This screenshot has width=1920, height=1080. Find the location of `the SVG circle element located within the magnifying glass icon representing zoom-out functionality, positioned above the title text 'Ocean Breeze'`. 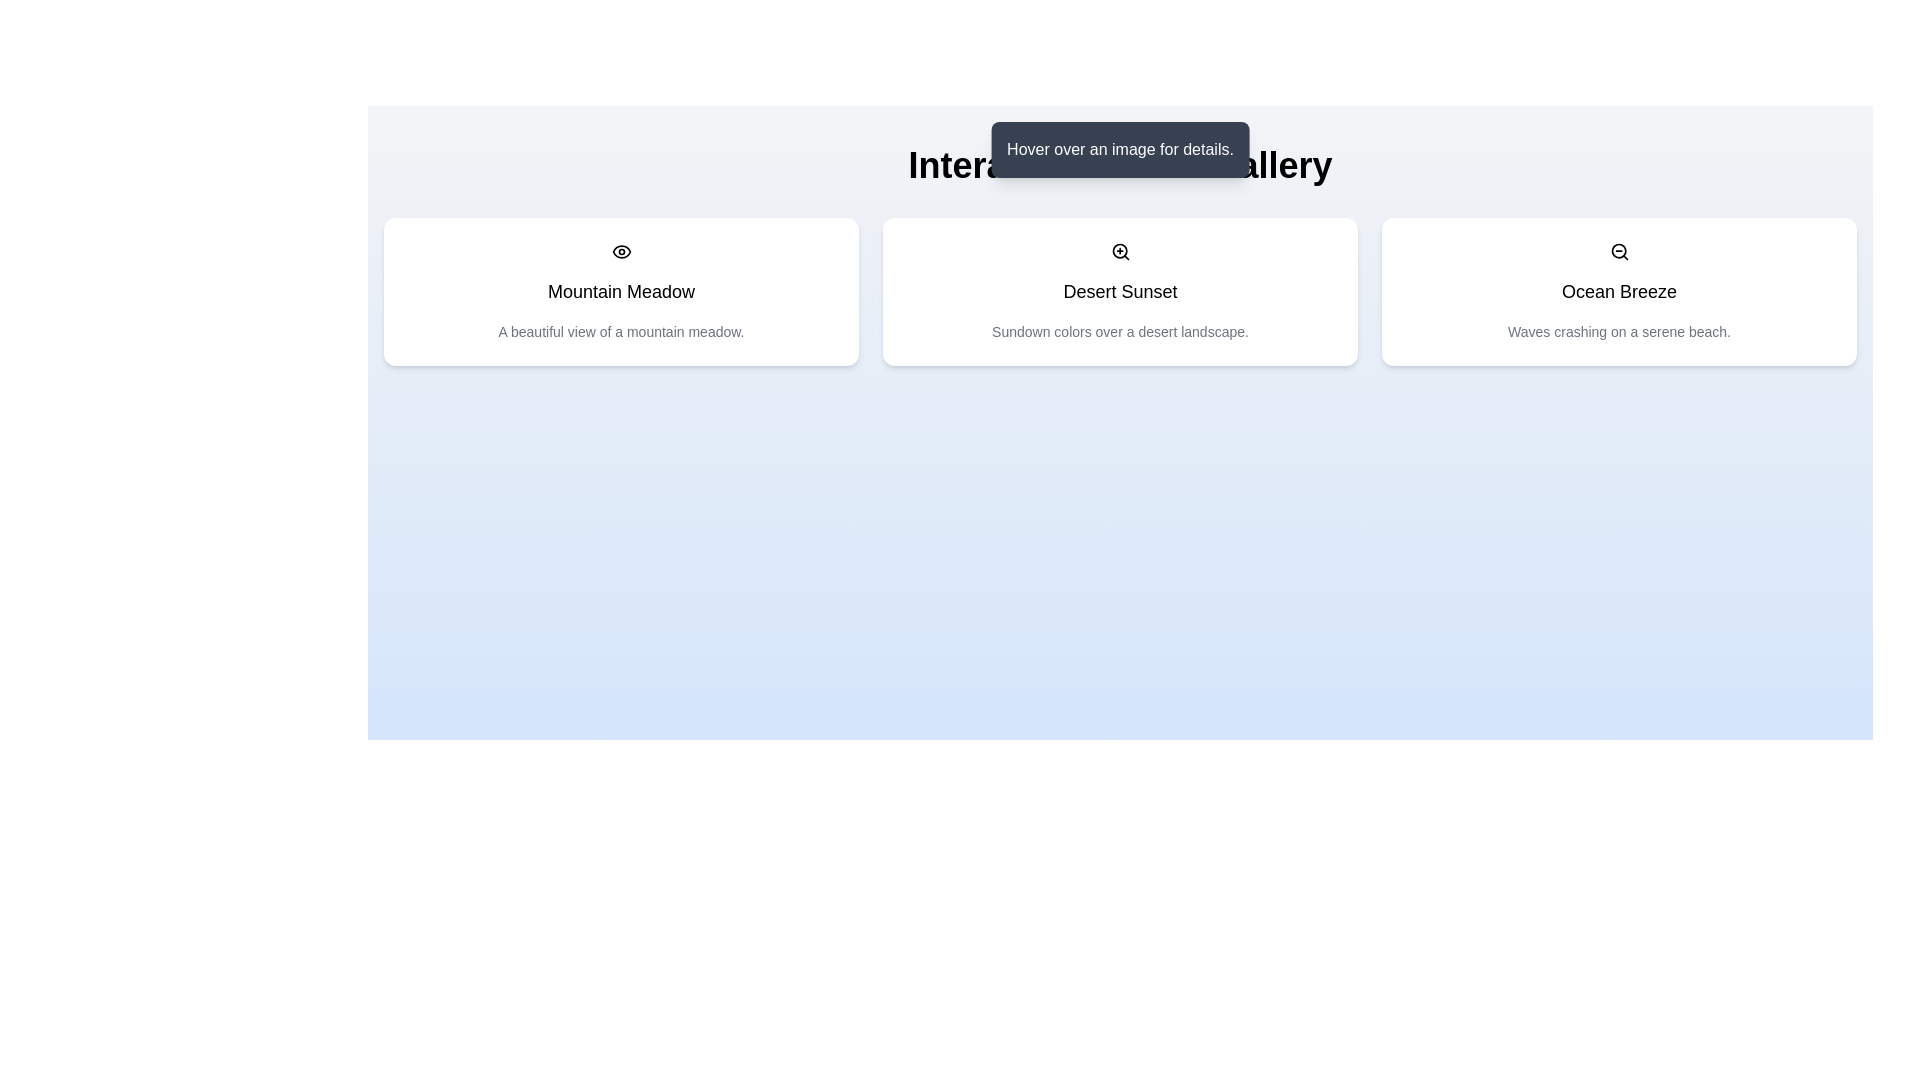

the SVG circle element located within the magnifying glass icon representing zoom-out functionality, positioned above the title text 'Ocean Breeze' is located at coordinates (1618, 250).